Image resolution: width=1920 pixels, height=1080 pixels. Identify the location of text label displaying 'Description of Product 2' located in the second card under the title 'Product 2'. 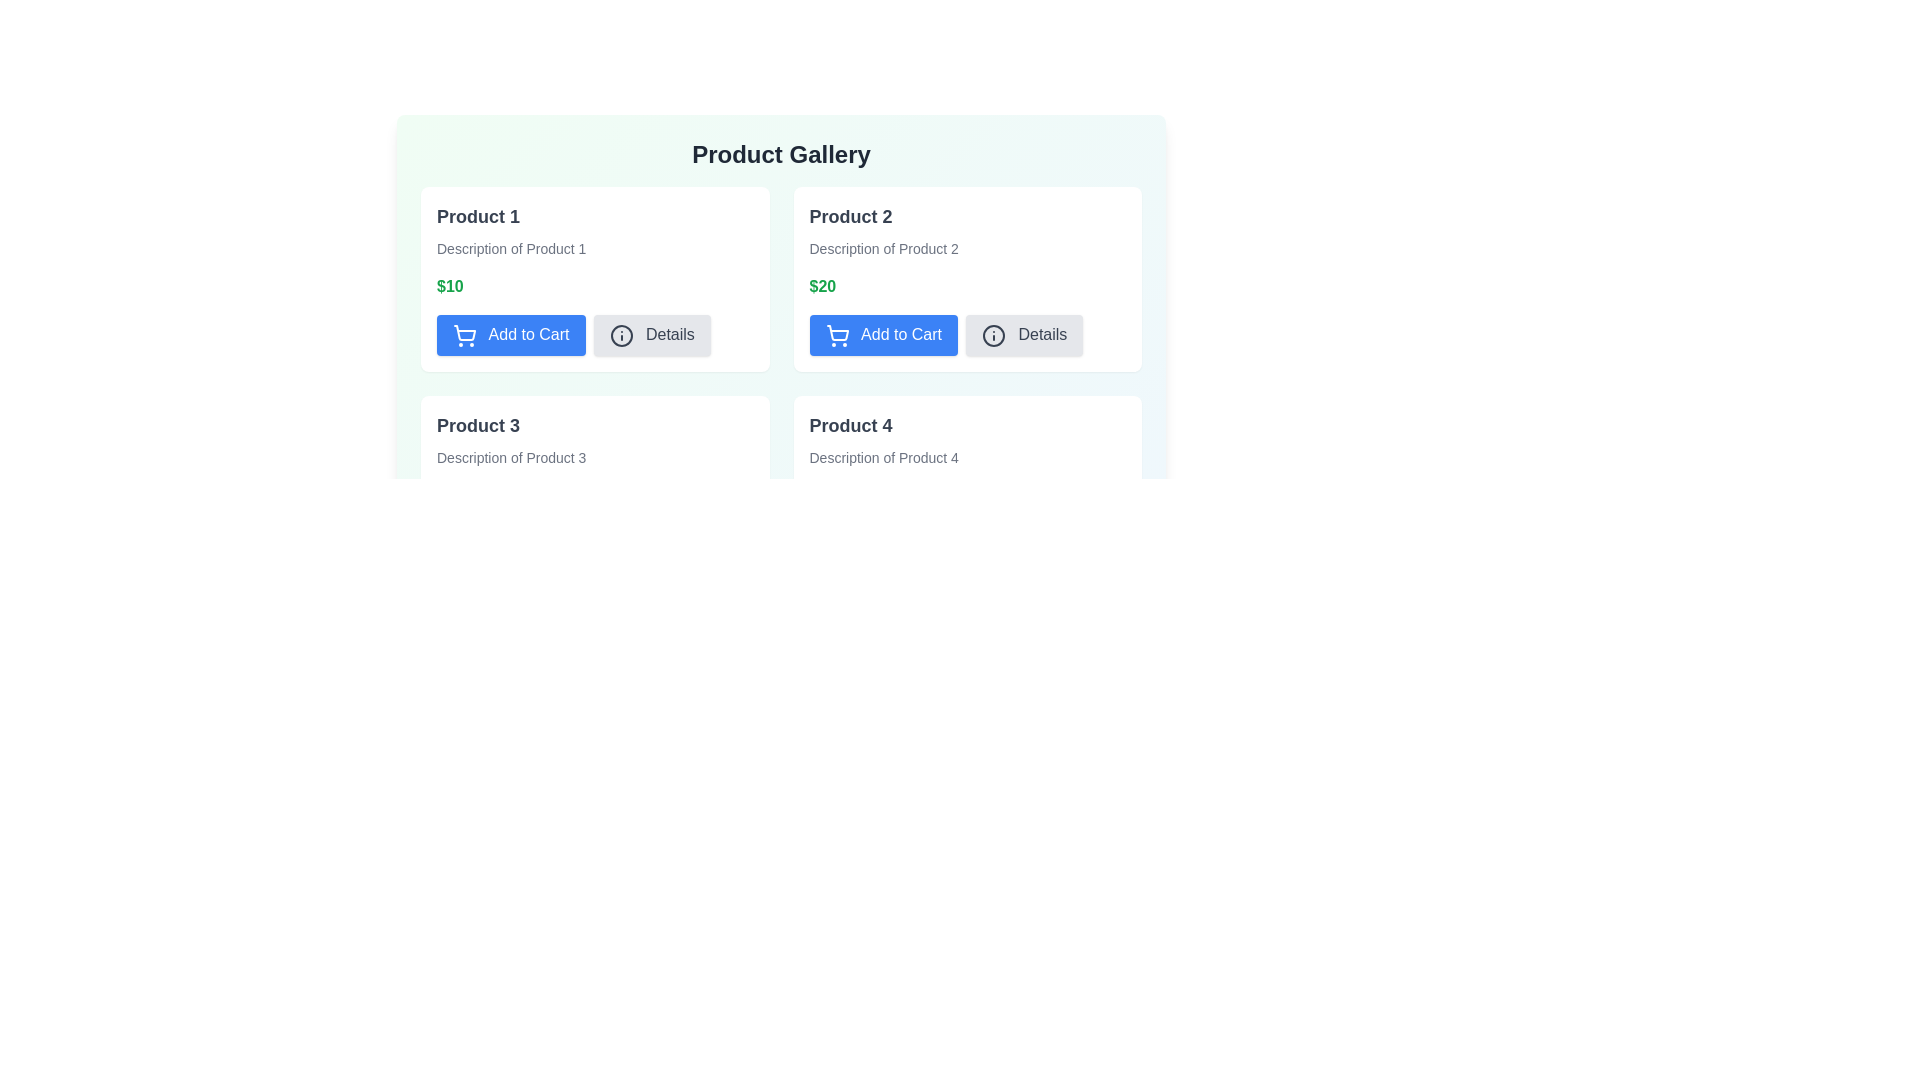
(883, 248).